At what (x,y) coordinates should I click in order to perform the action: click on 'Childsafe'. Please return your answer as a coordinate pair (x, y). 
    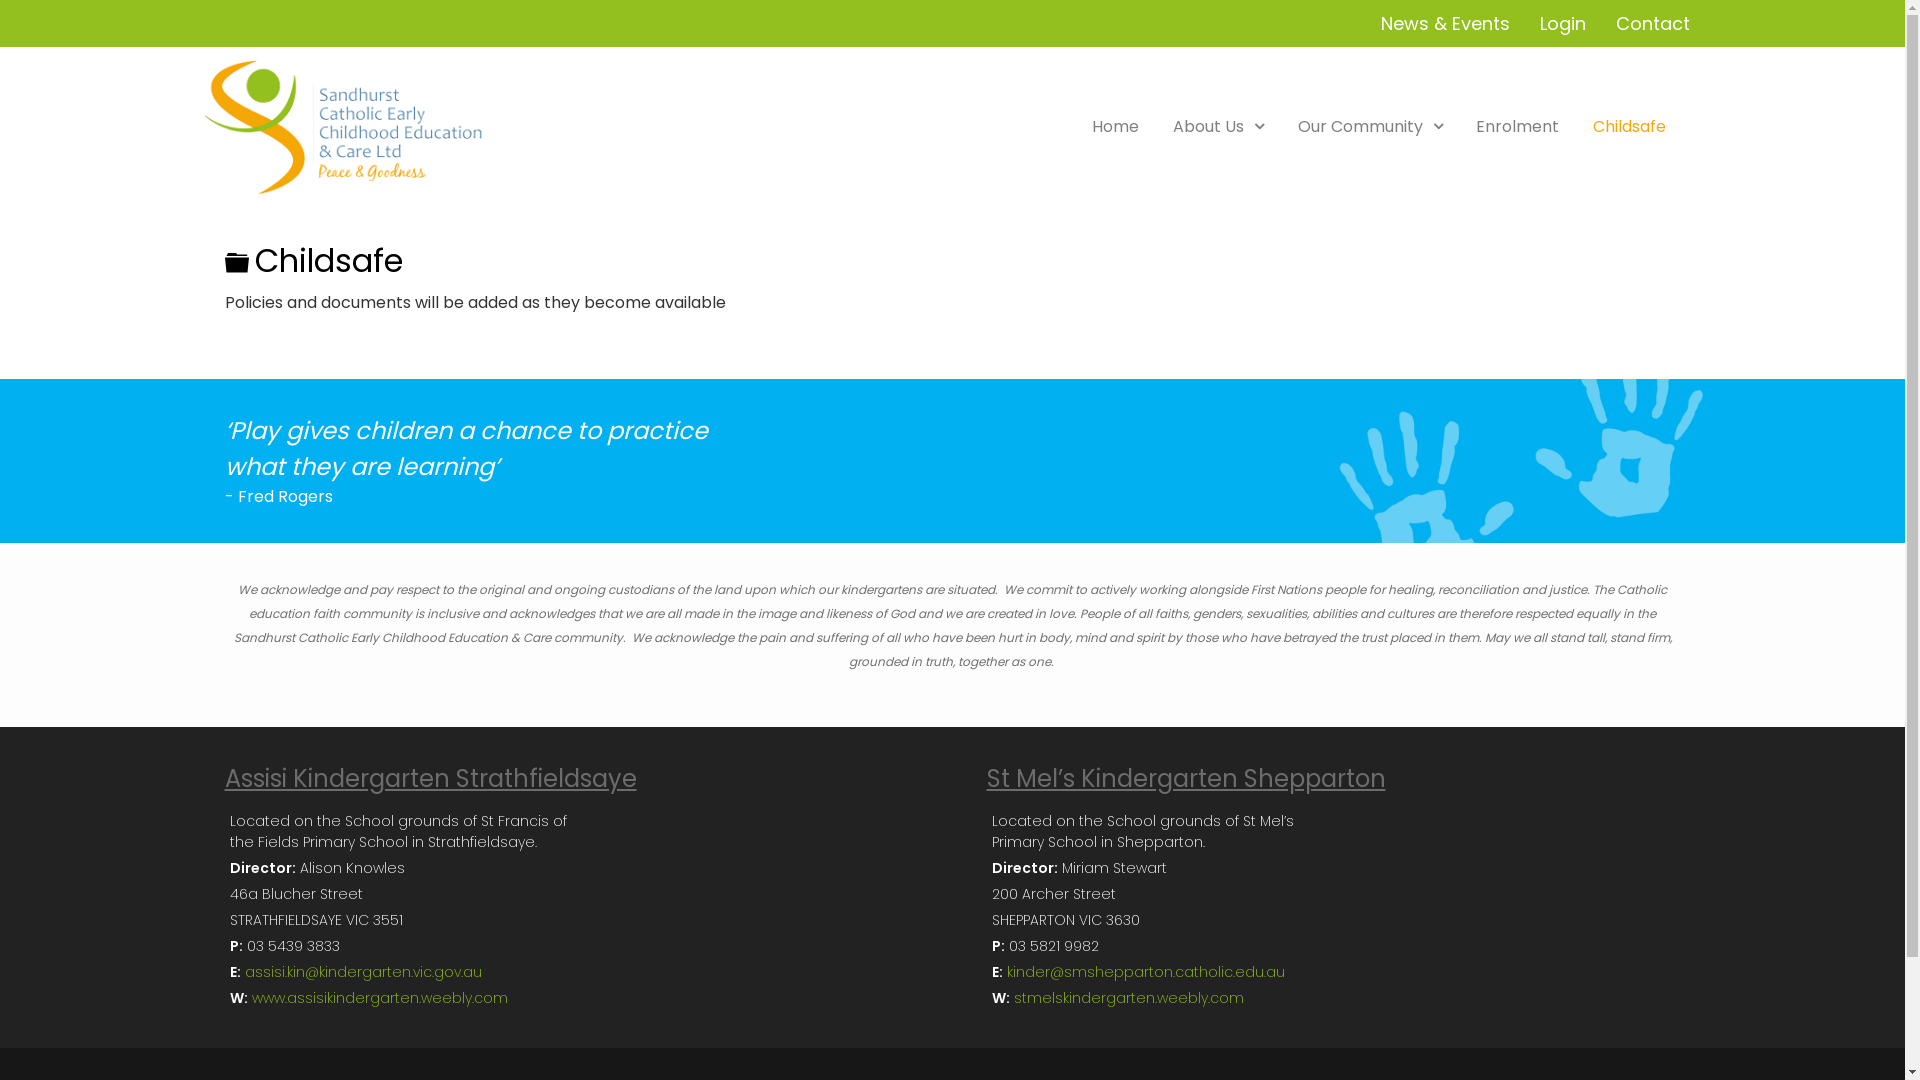
    Looking at the image, I should click on (1629, 126).